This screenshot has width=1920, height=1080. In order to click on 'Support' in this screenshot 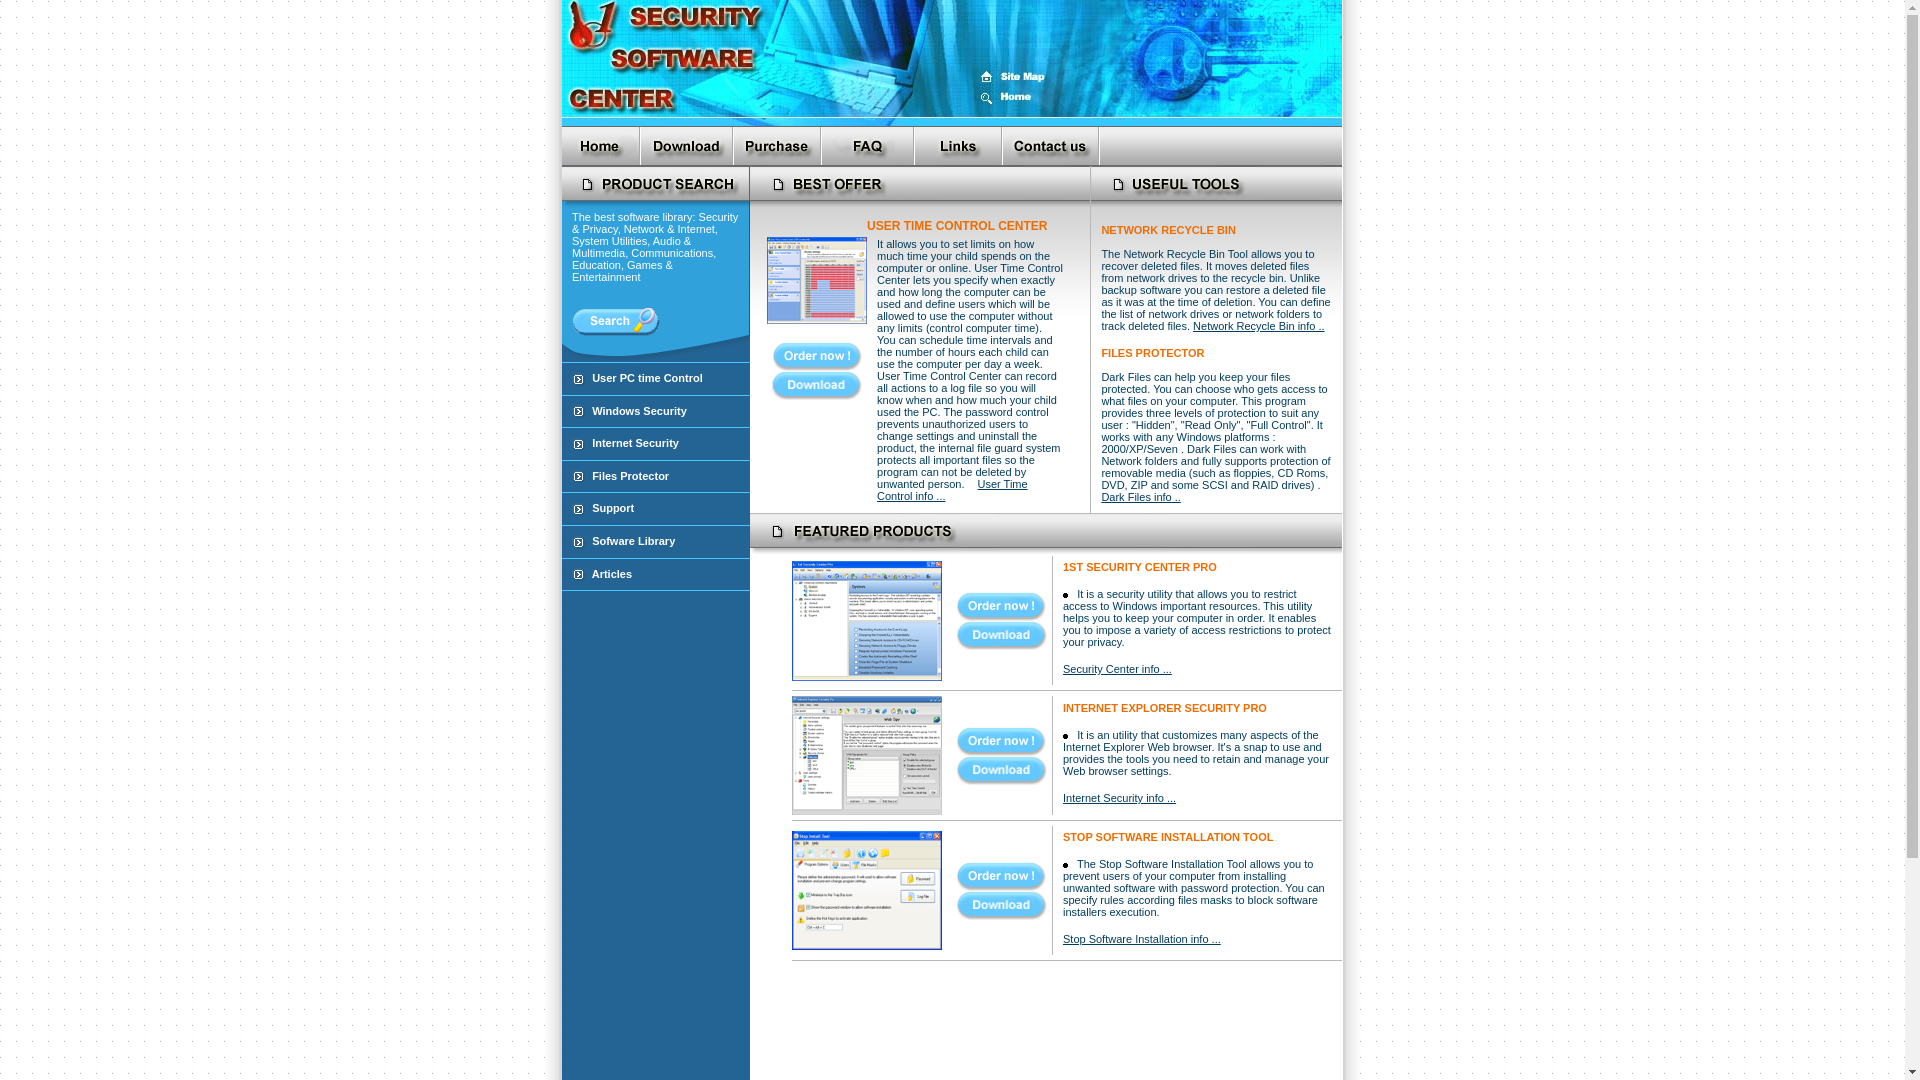, I will do `click(612, 507)`.